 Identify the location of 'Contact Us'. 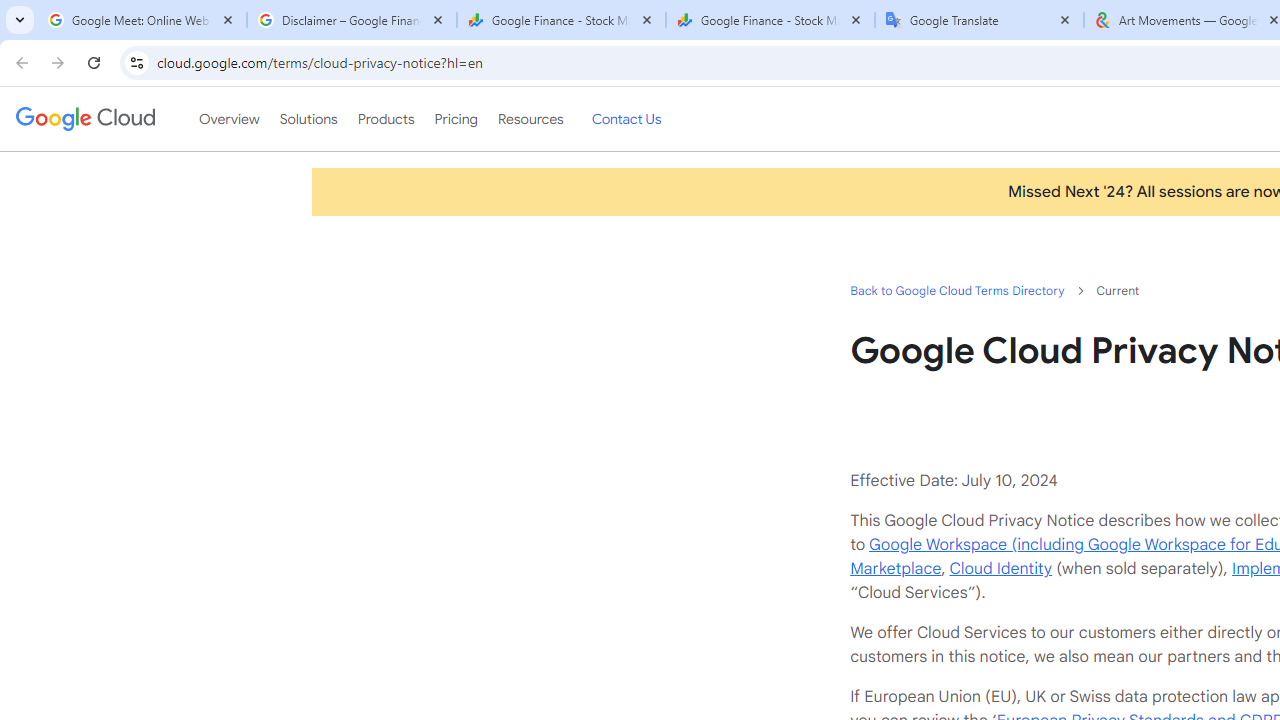
(625, 119).